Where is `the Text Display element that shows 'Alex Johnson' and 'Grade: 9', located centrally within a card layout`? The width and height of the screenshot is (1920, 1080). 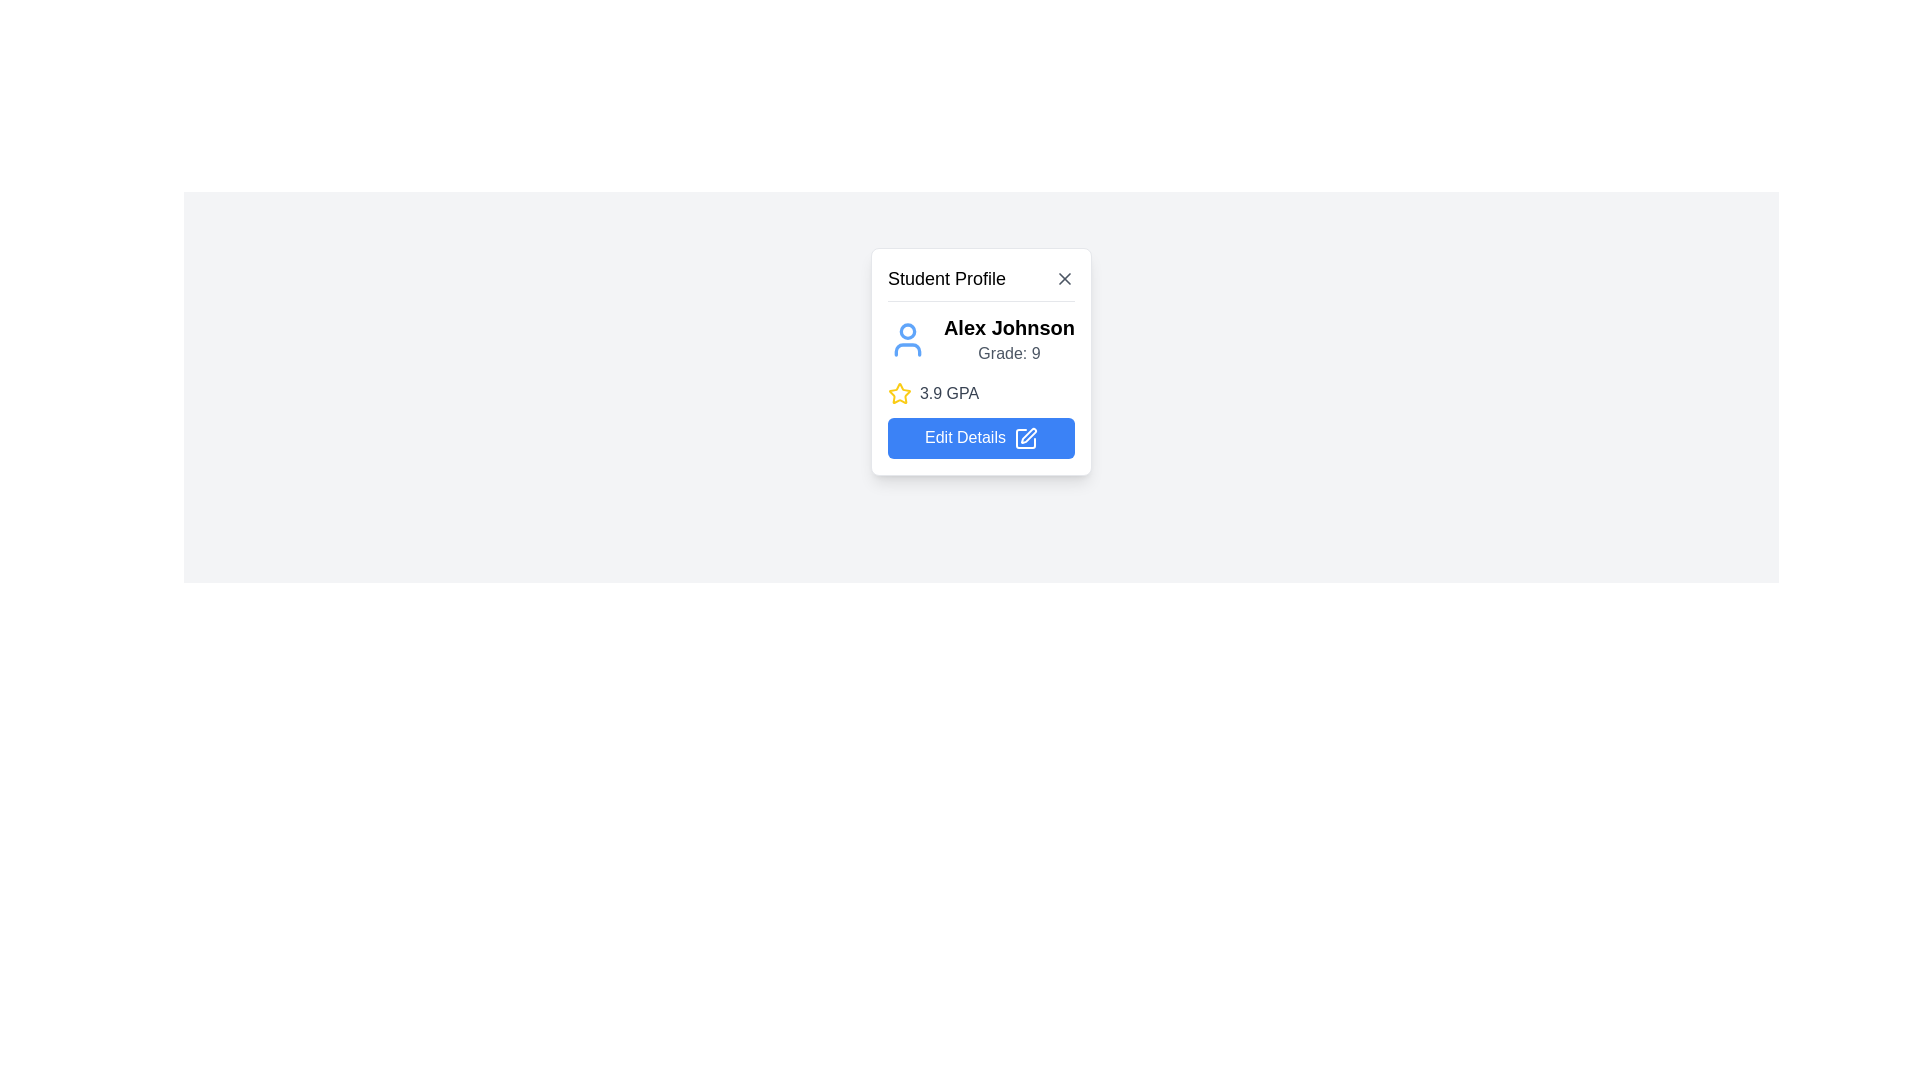
the Text Display element that shows 'Alex Johnson' and 'Grade: 9', located centrally within a card layout is located at coordinates (1009, 338).